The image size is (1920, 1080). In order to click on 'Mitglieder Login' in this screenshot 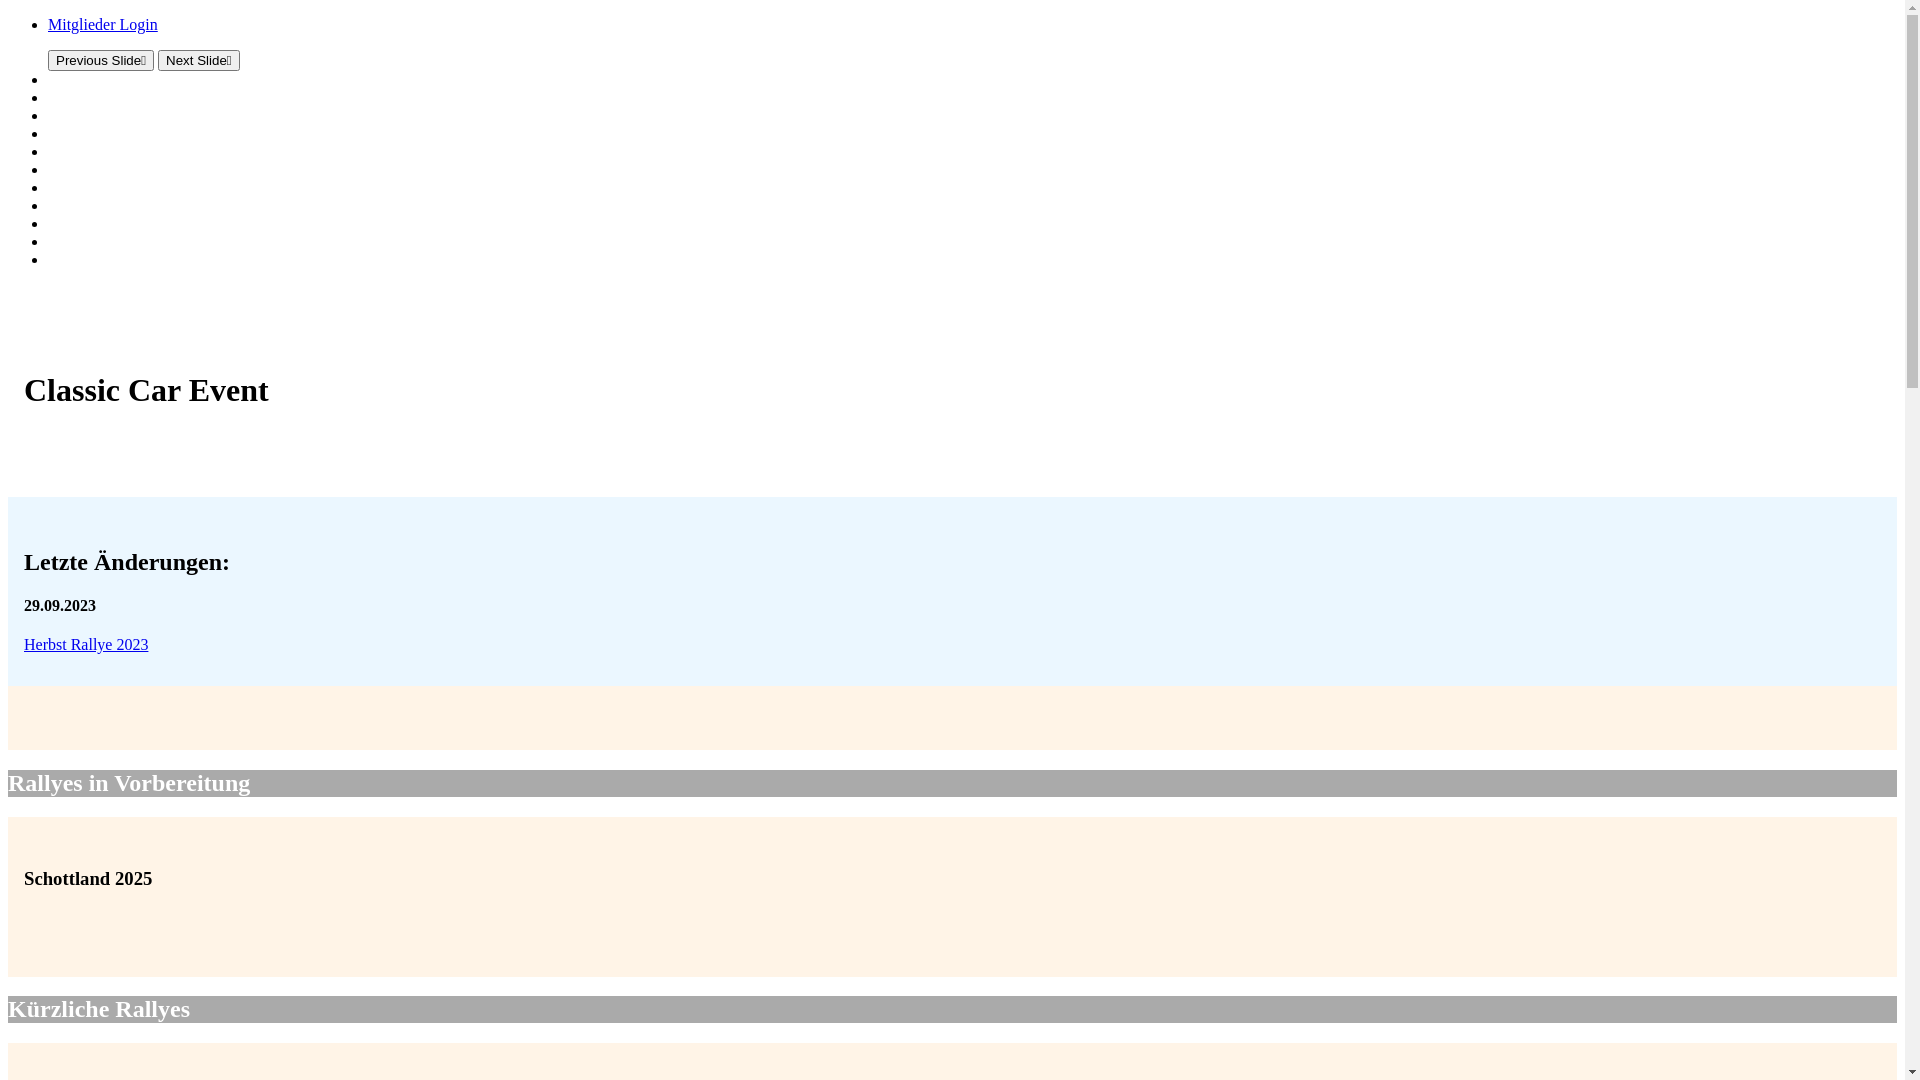, I will do `click(101, 24)`.